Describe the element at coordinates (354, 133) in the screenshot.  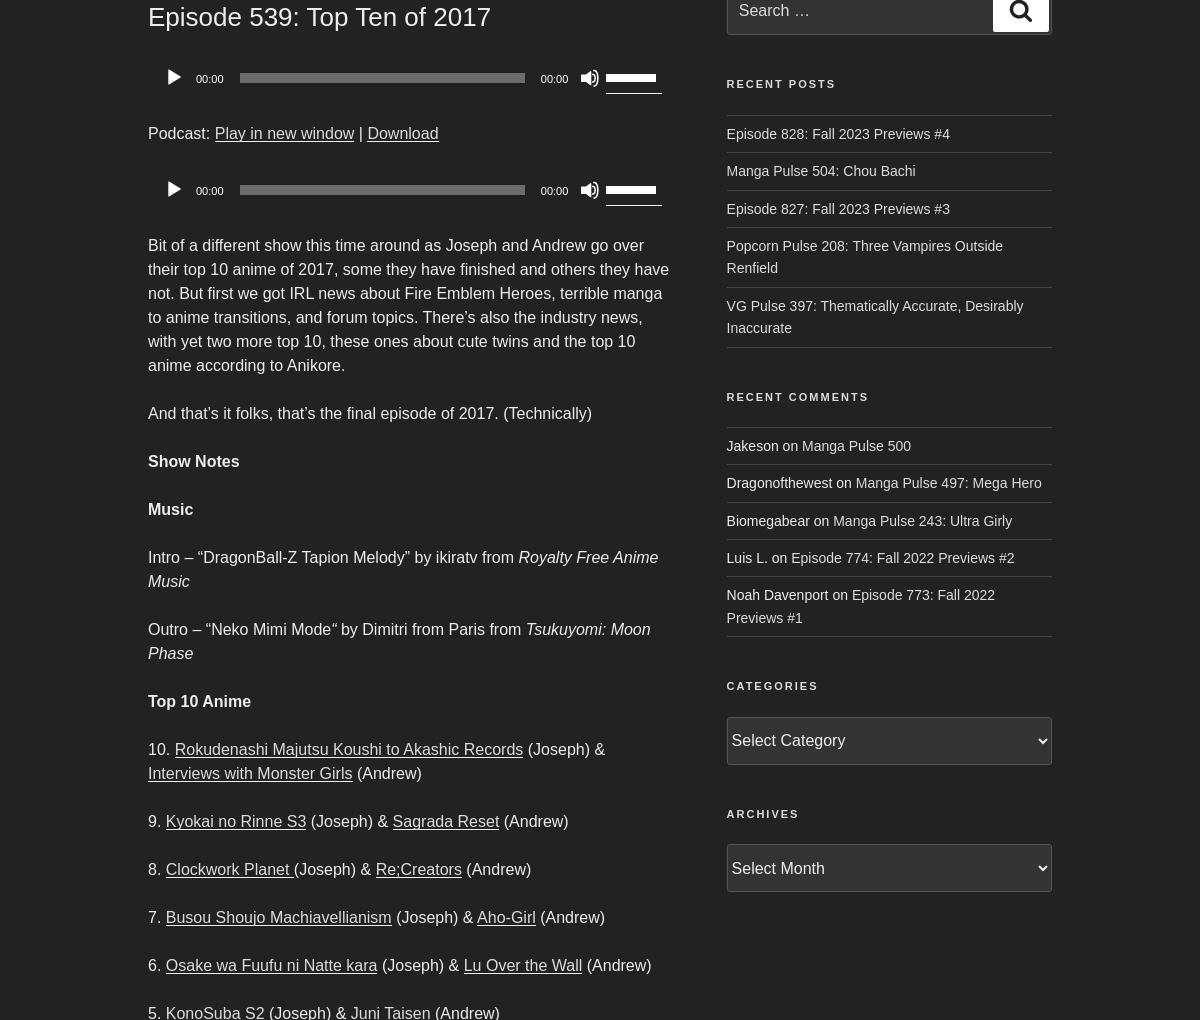
I see `'|'` at that location.